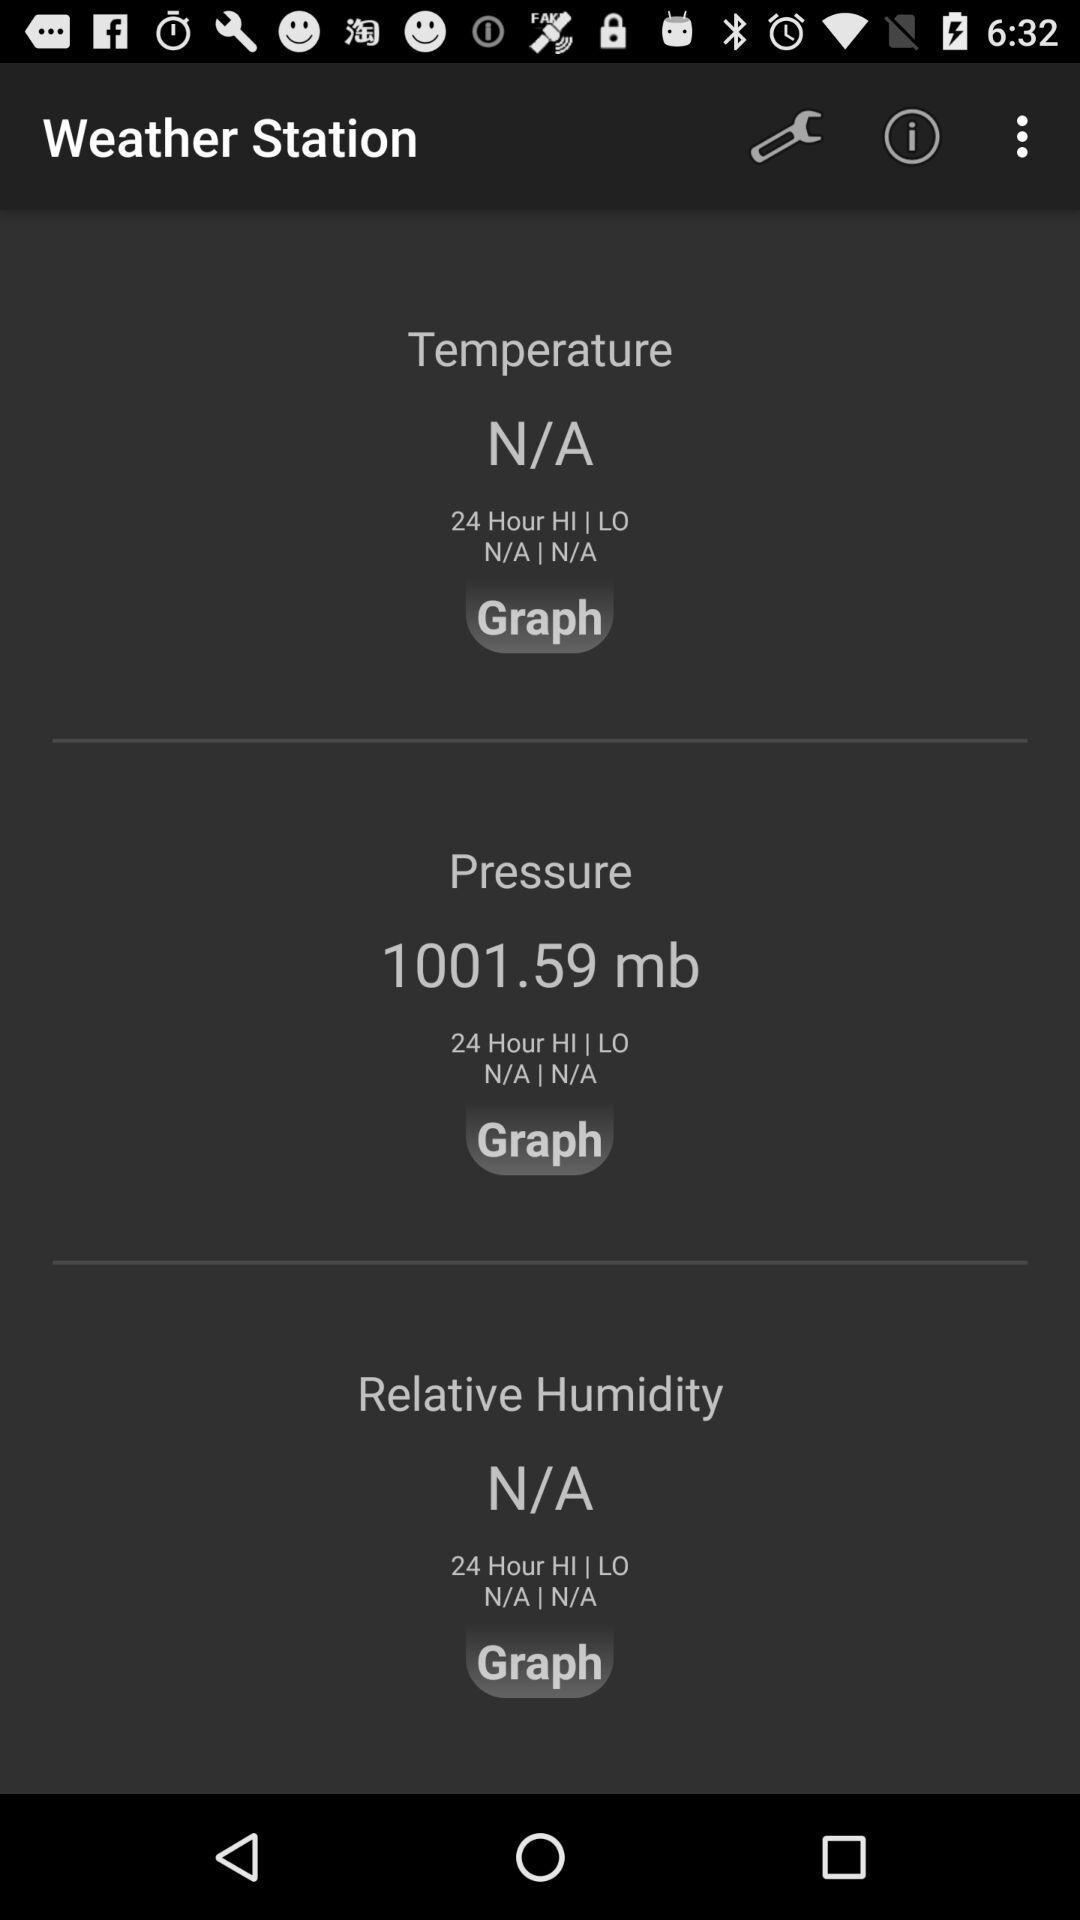 This screenshot has height=1920, width=1080. I want to click on the app above temperature item, so click(911, 135).